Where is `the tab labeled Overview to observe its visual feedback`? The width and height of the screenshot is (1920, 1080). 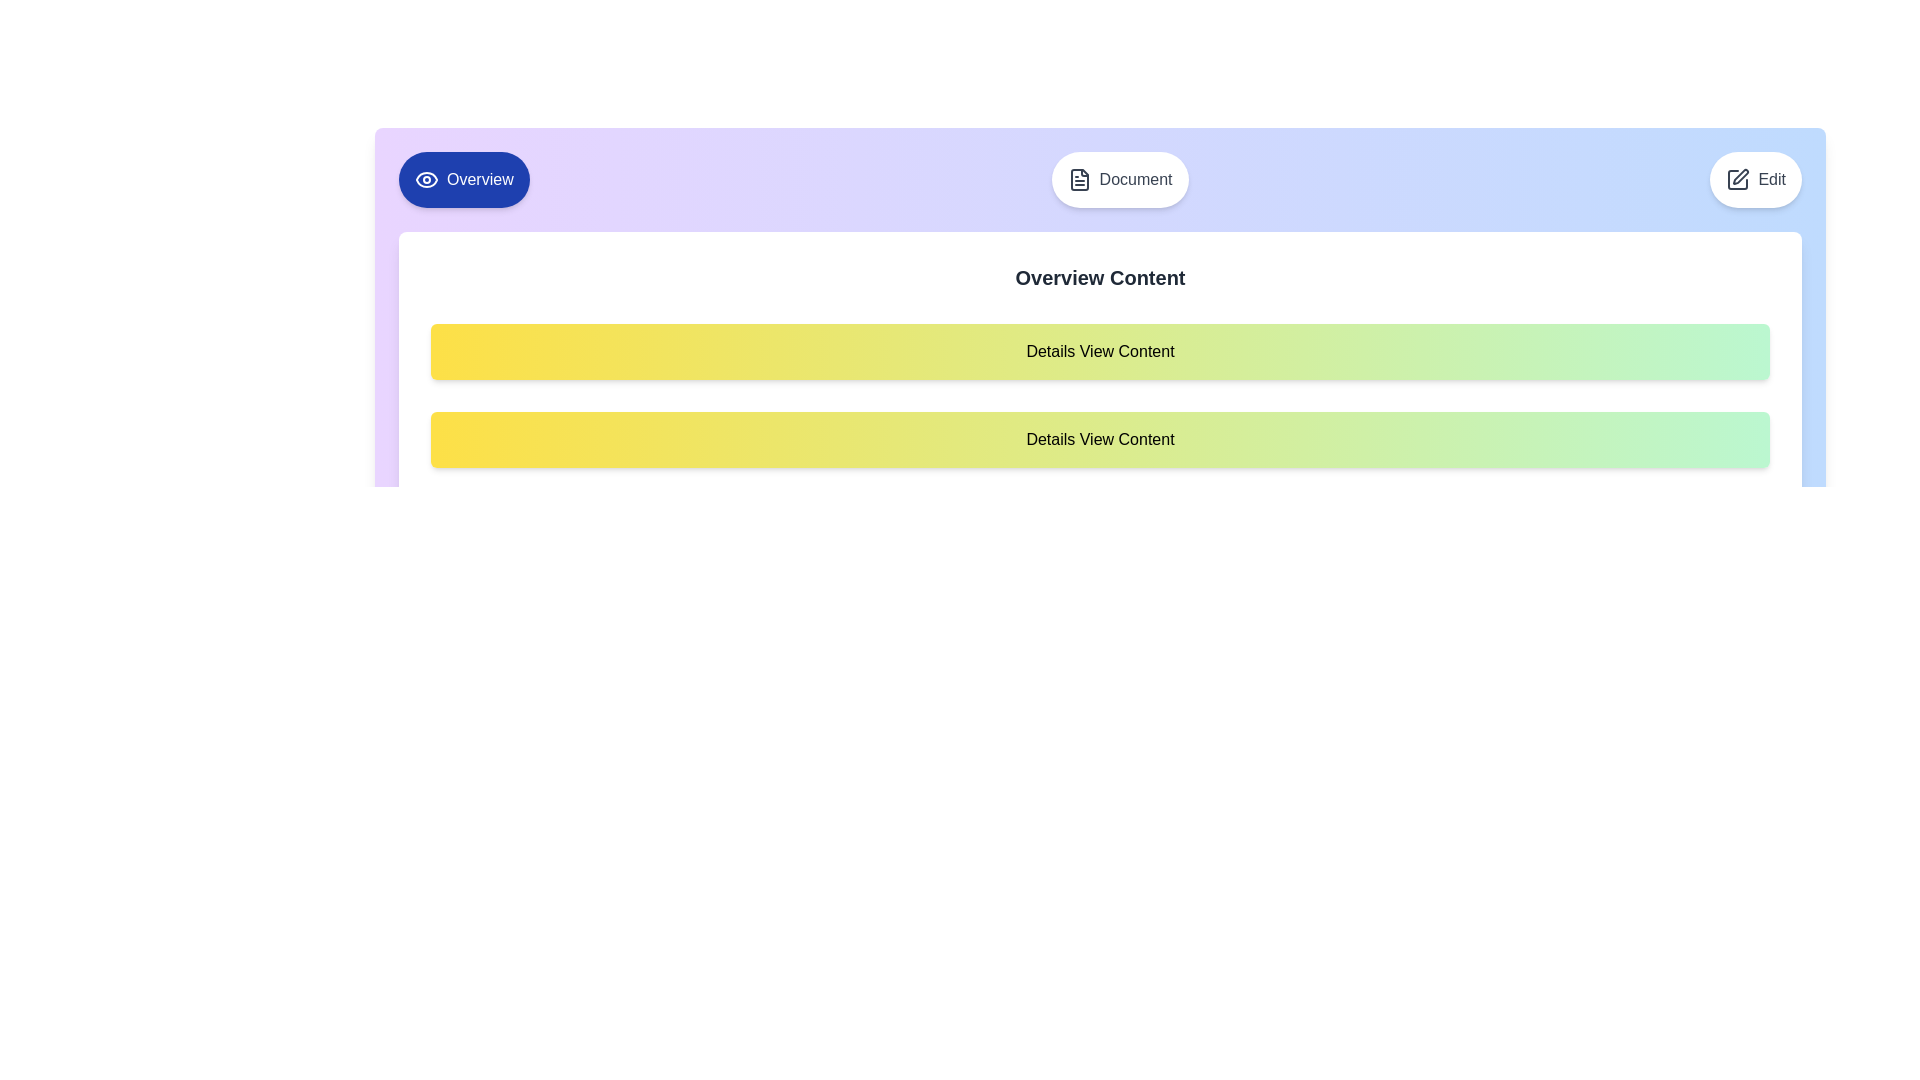
the tab labeled Overview to observe its visual feedback is located at coordinates (463, 180).